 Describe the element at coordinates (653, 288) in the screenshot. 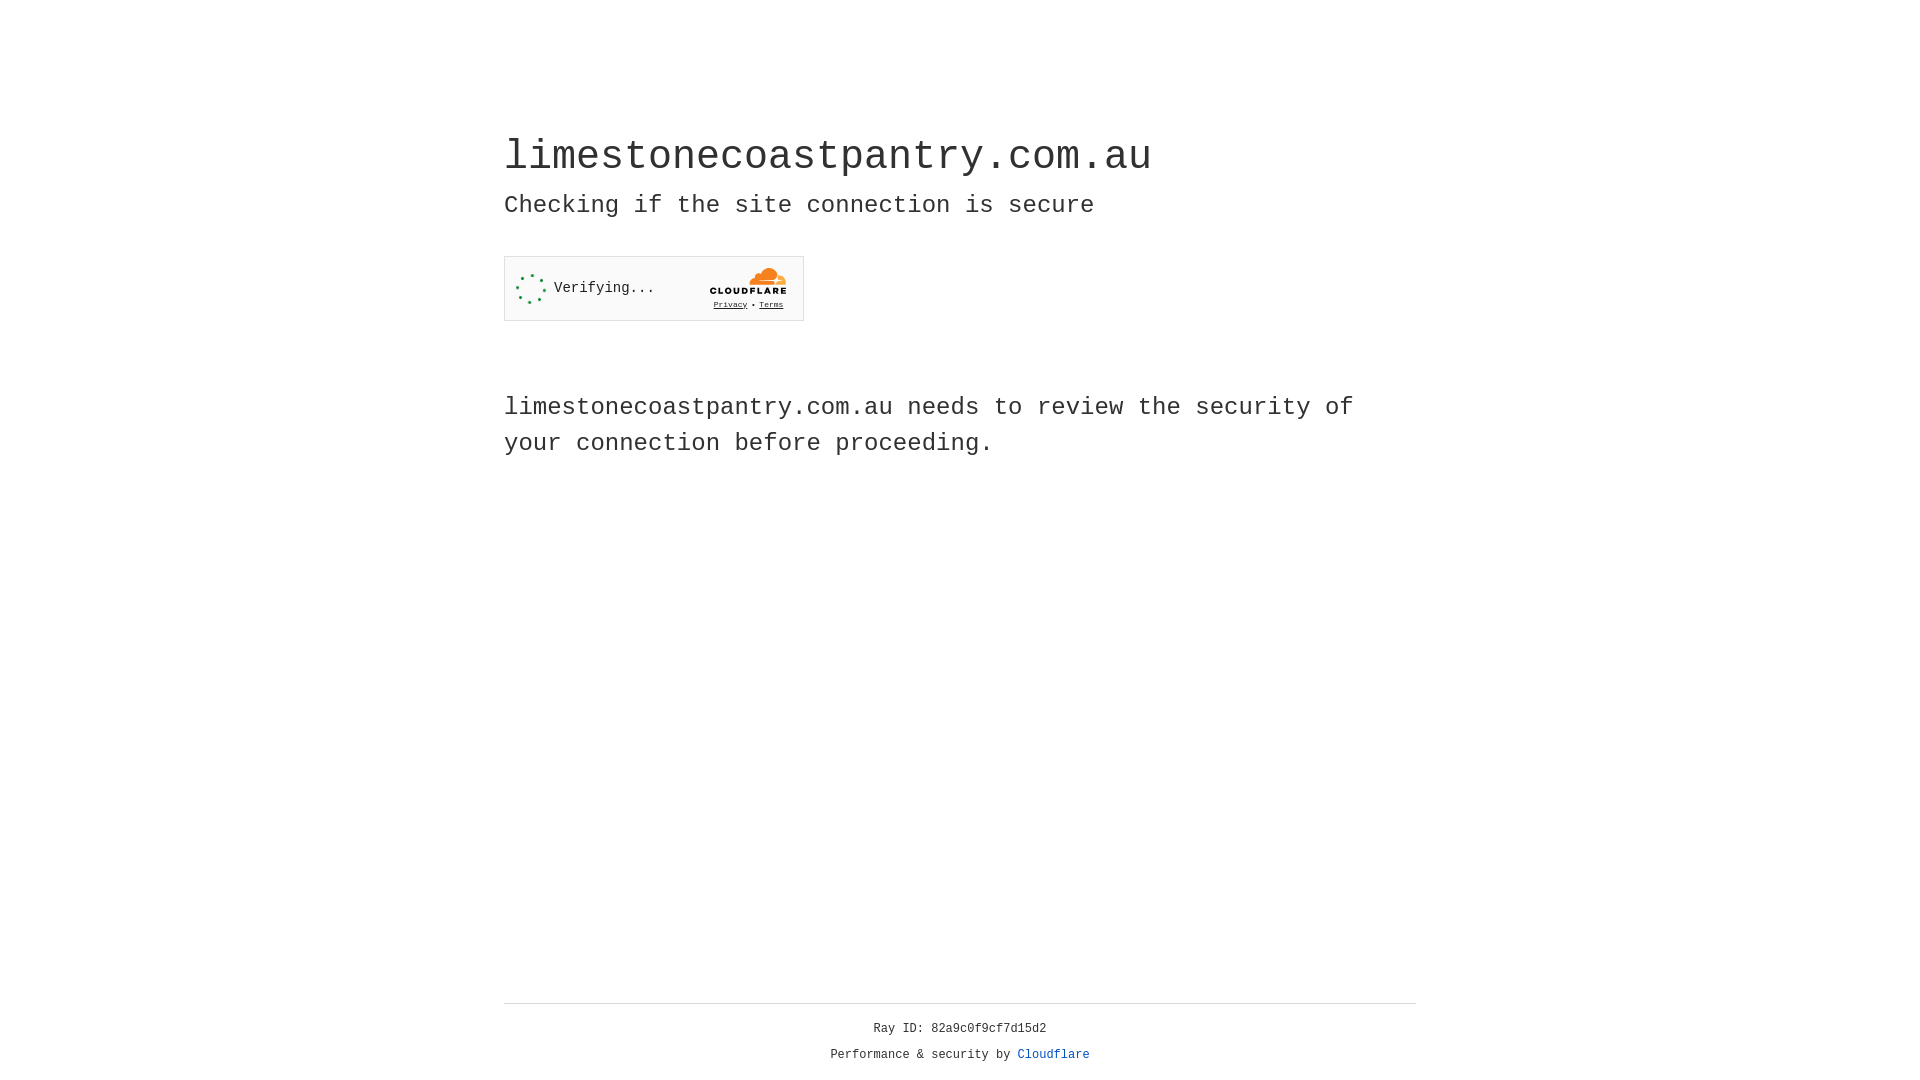

I see `'Widget containing a Cloudflare security challenge'` at that location.